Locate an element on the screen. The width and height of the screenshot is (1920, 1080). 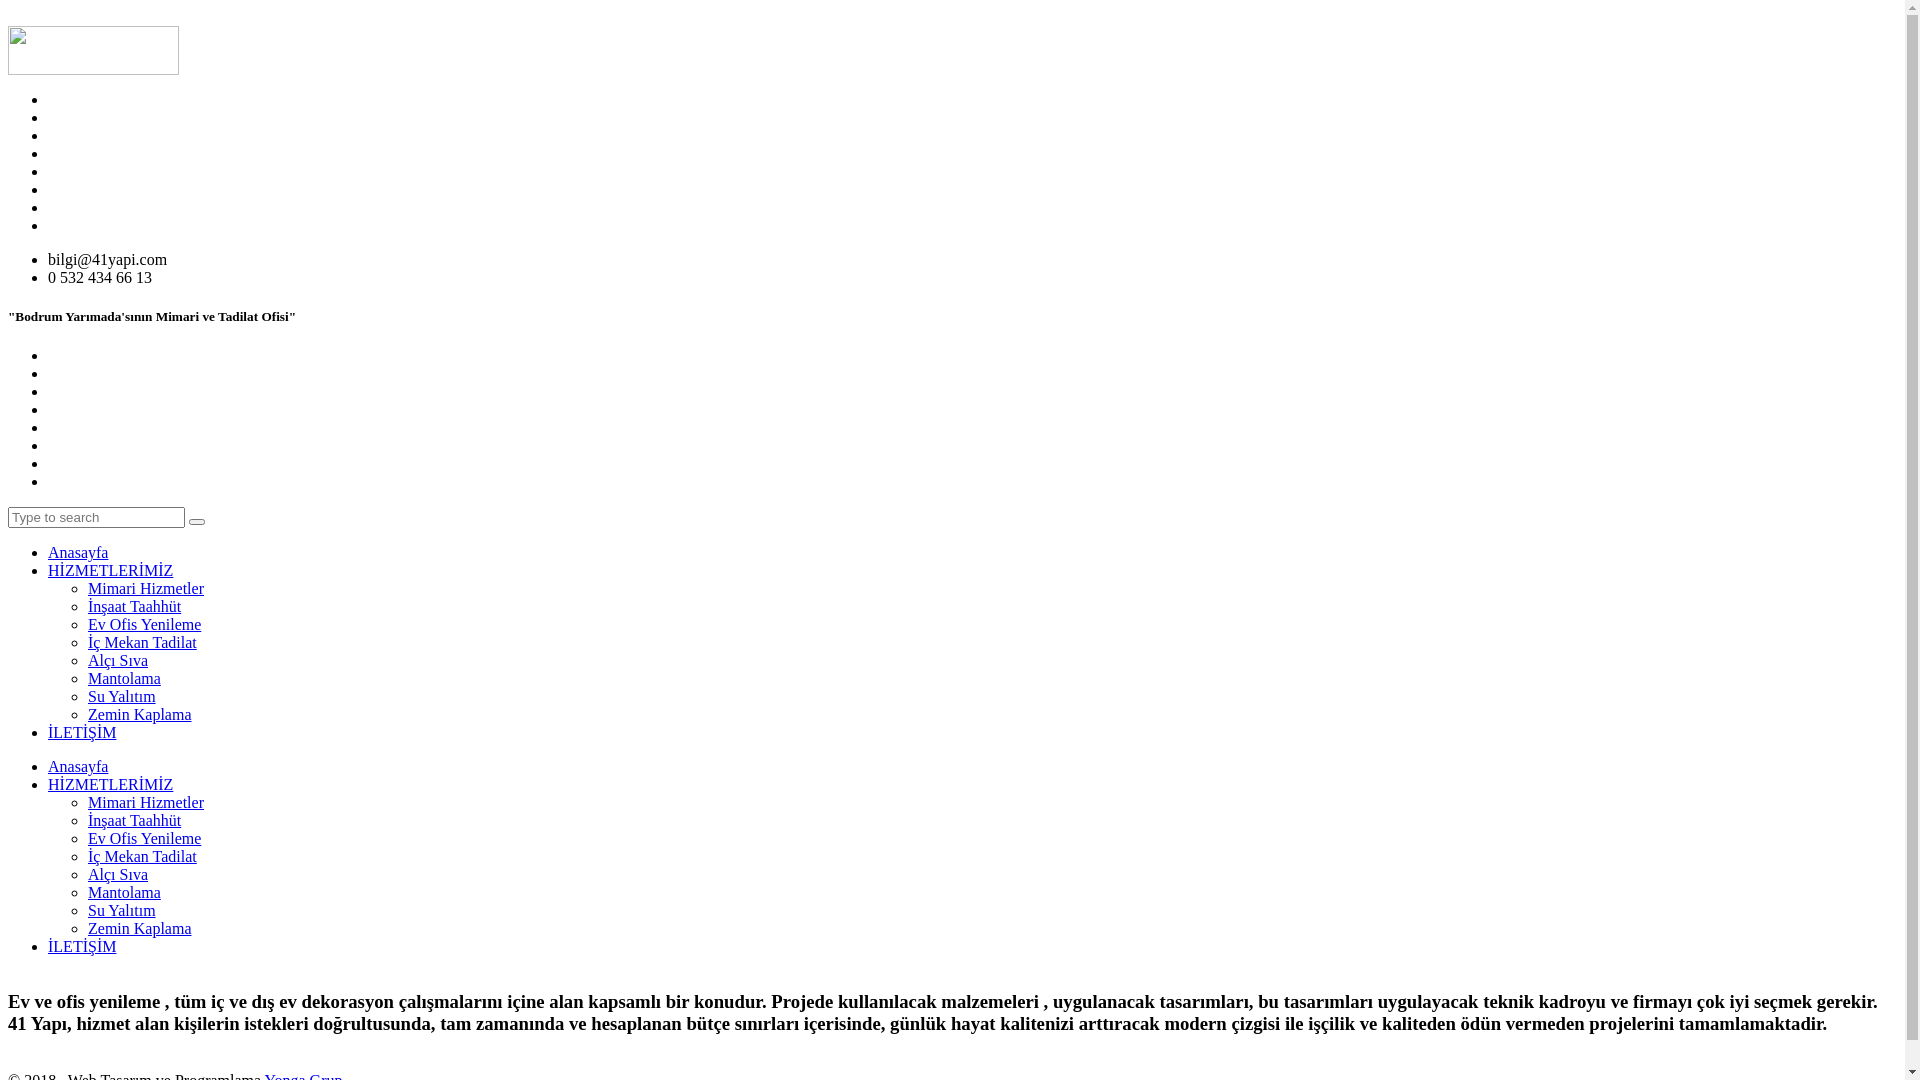
'Zemin Kaplama' is located at coordinates (138, 713).